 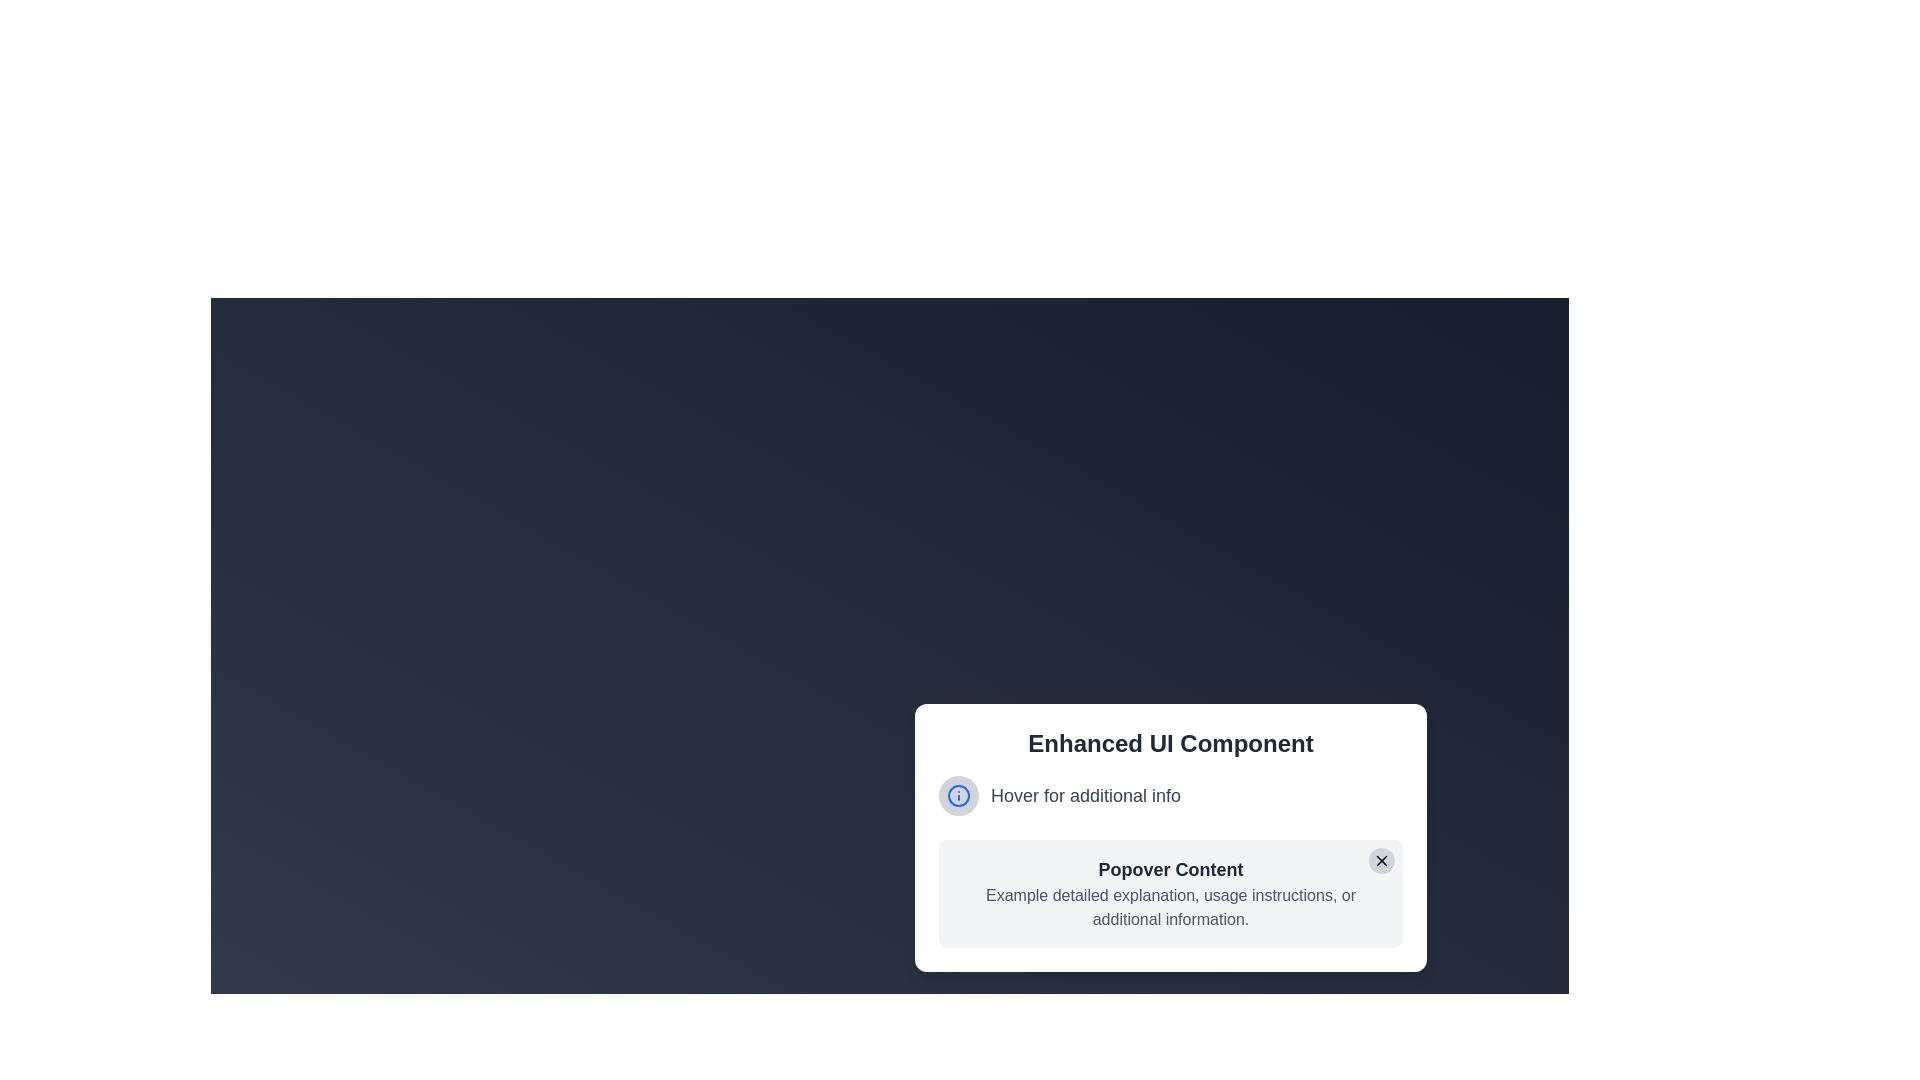 What do you see at coordinates (1381, 859) in the screenshot?
I see `the circular button with a light gray background and a dark gray 'X' icon located in the top-right corner of the popover` at bounding box center [1381, 859].